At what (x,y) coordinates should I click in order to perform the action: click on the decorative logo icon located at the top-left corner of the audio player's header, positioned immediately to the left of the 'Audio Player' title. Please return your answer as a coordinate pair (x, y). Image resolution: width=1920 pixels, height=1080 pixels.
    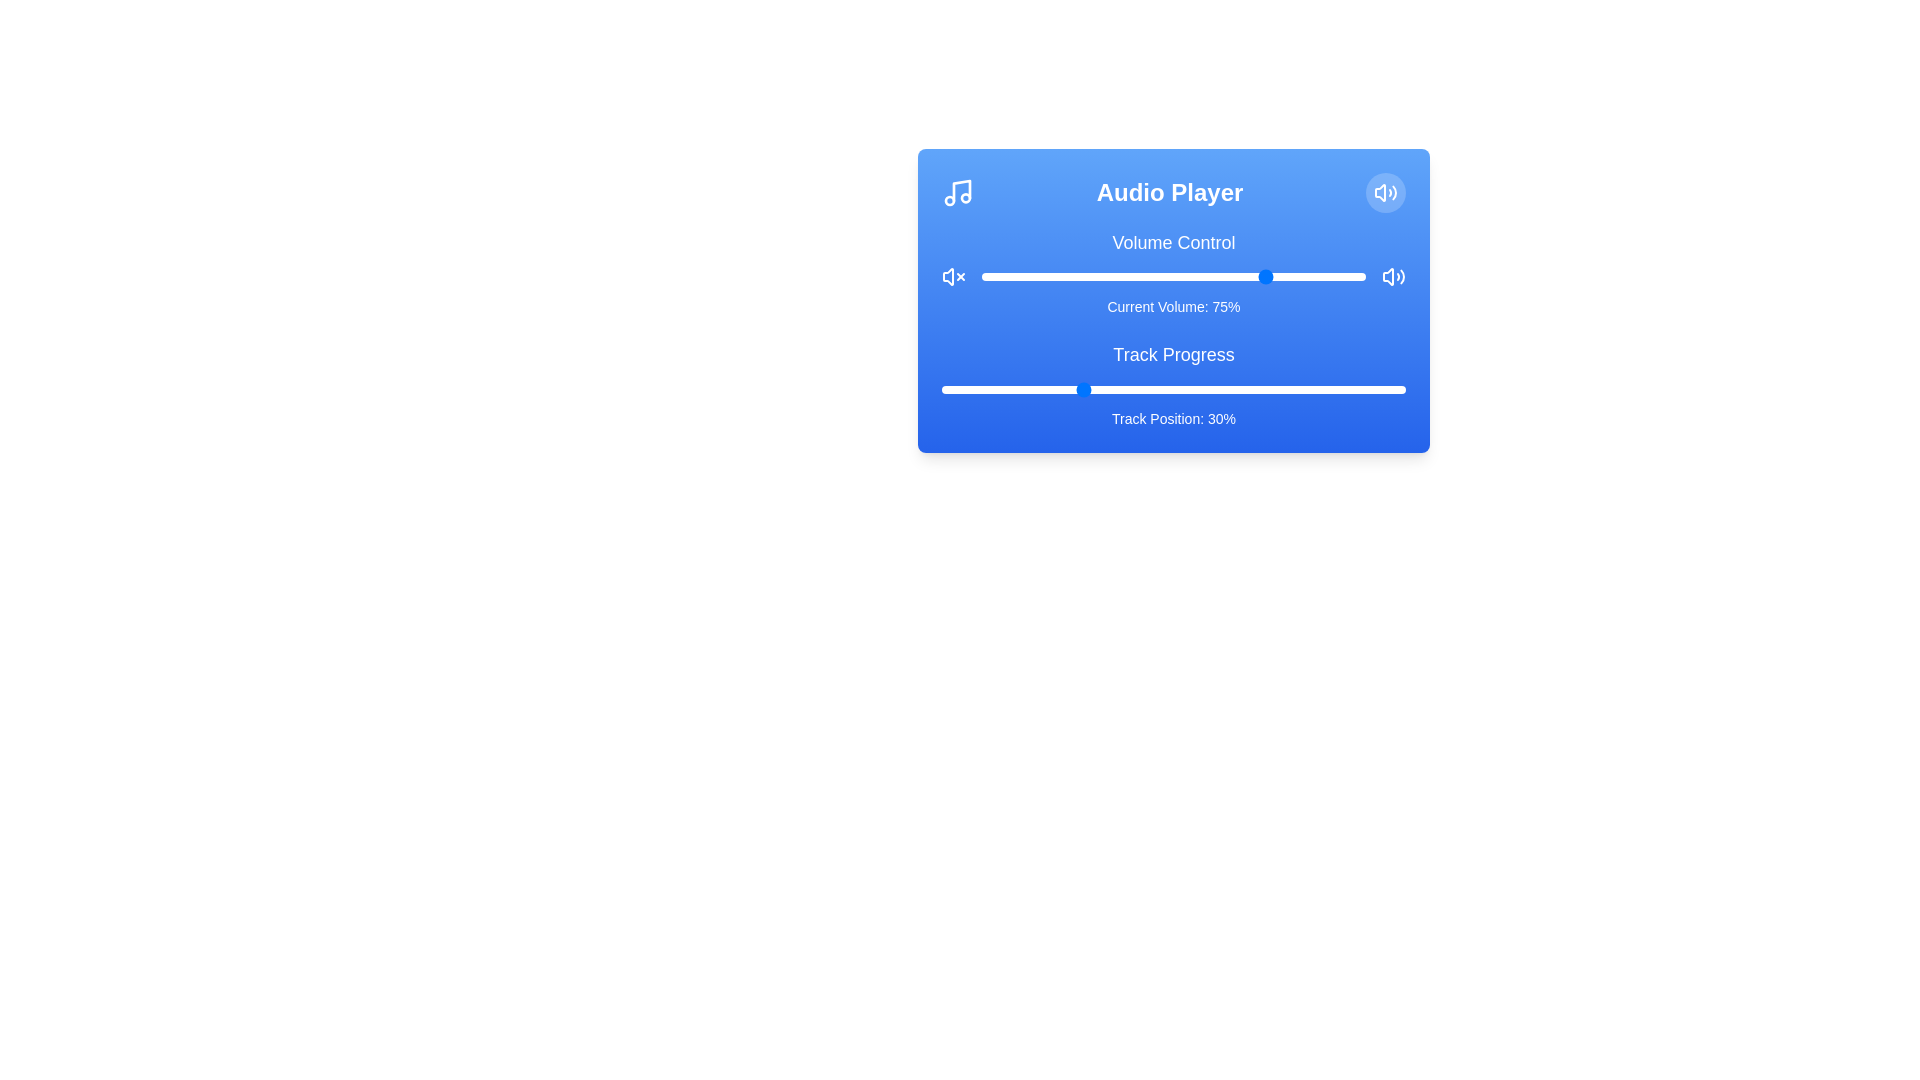
    Looking at the image, I should click on (957, 192).